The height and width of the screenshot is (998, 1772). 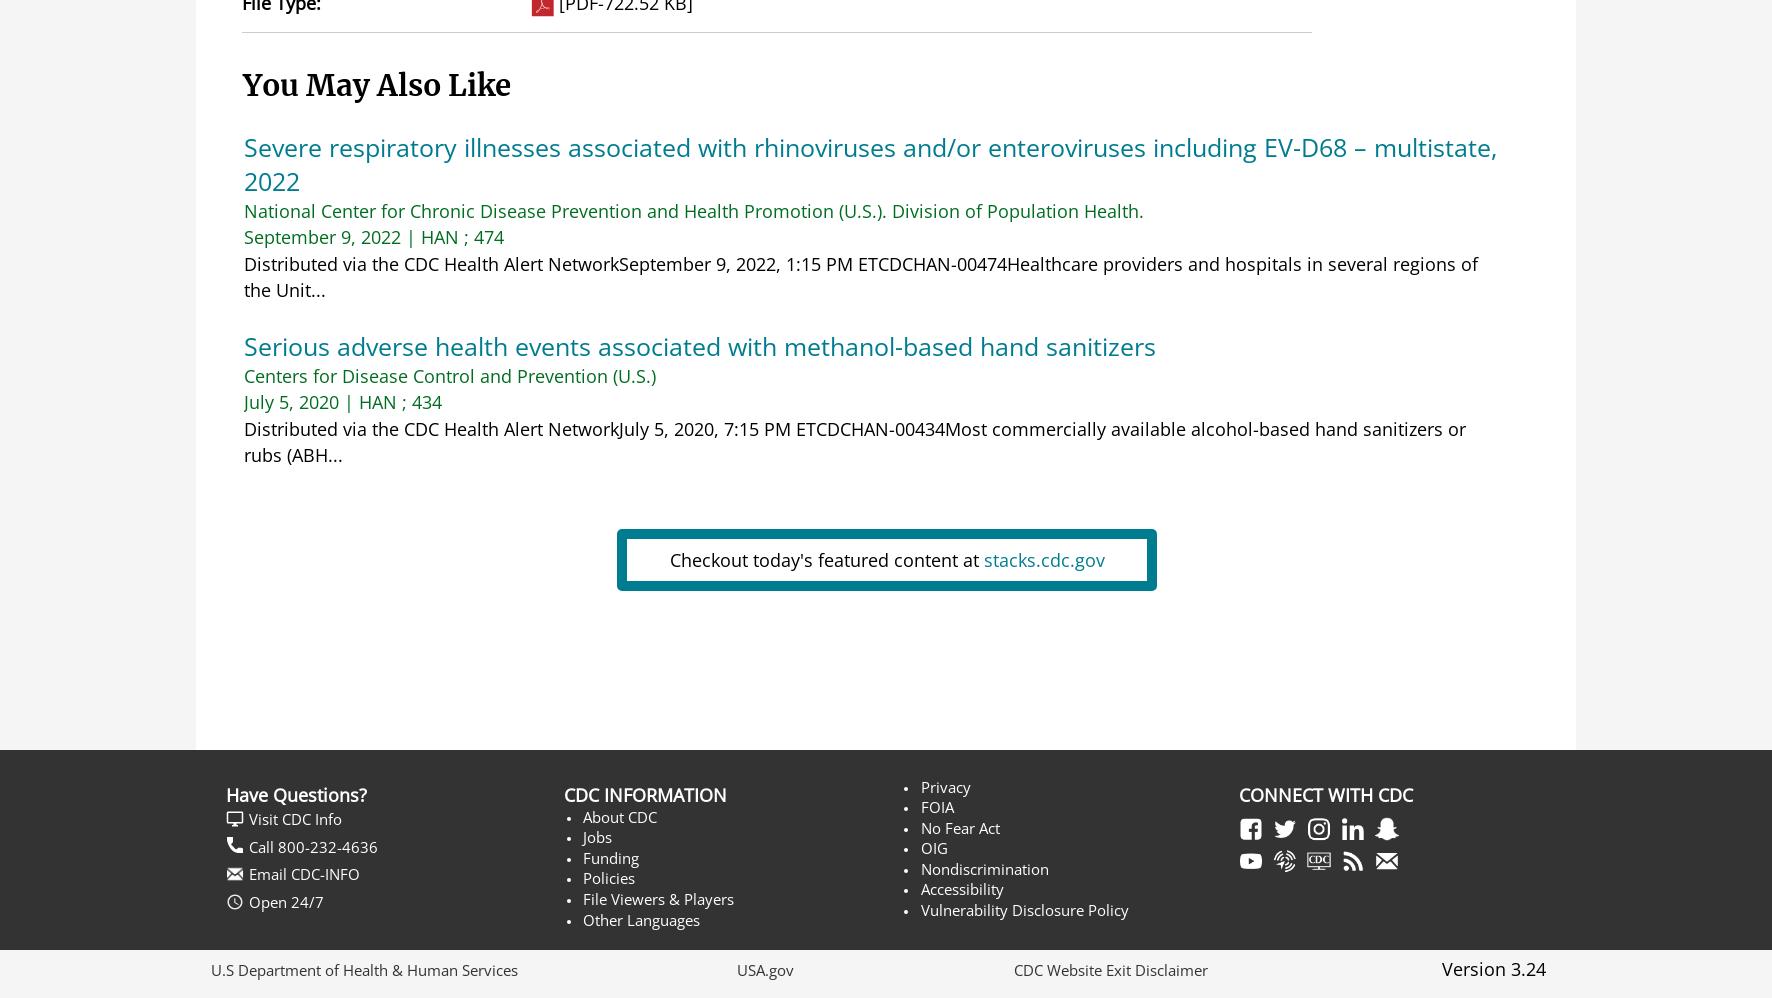 What do you see at coordinates (295, 793) in the screenshot?
I see `'Have Questions?'` at bounding box center [295, 793].